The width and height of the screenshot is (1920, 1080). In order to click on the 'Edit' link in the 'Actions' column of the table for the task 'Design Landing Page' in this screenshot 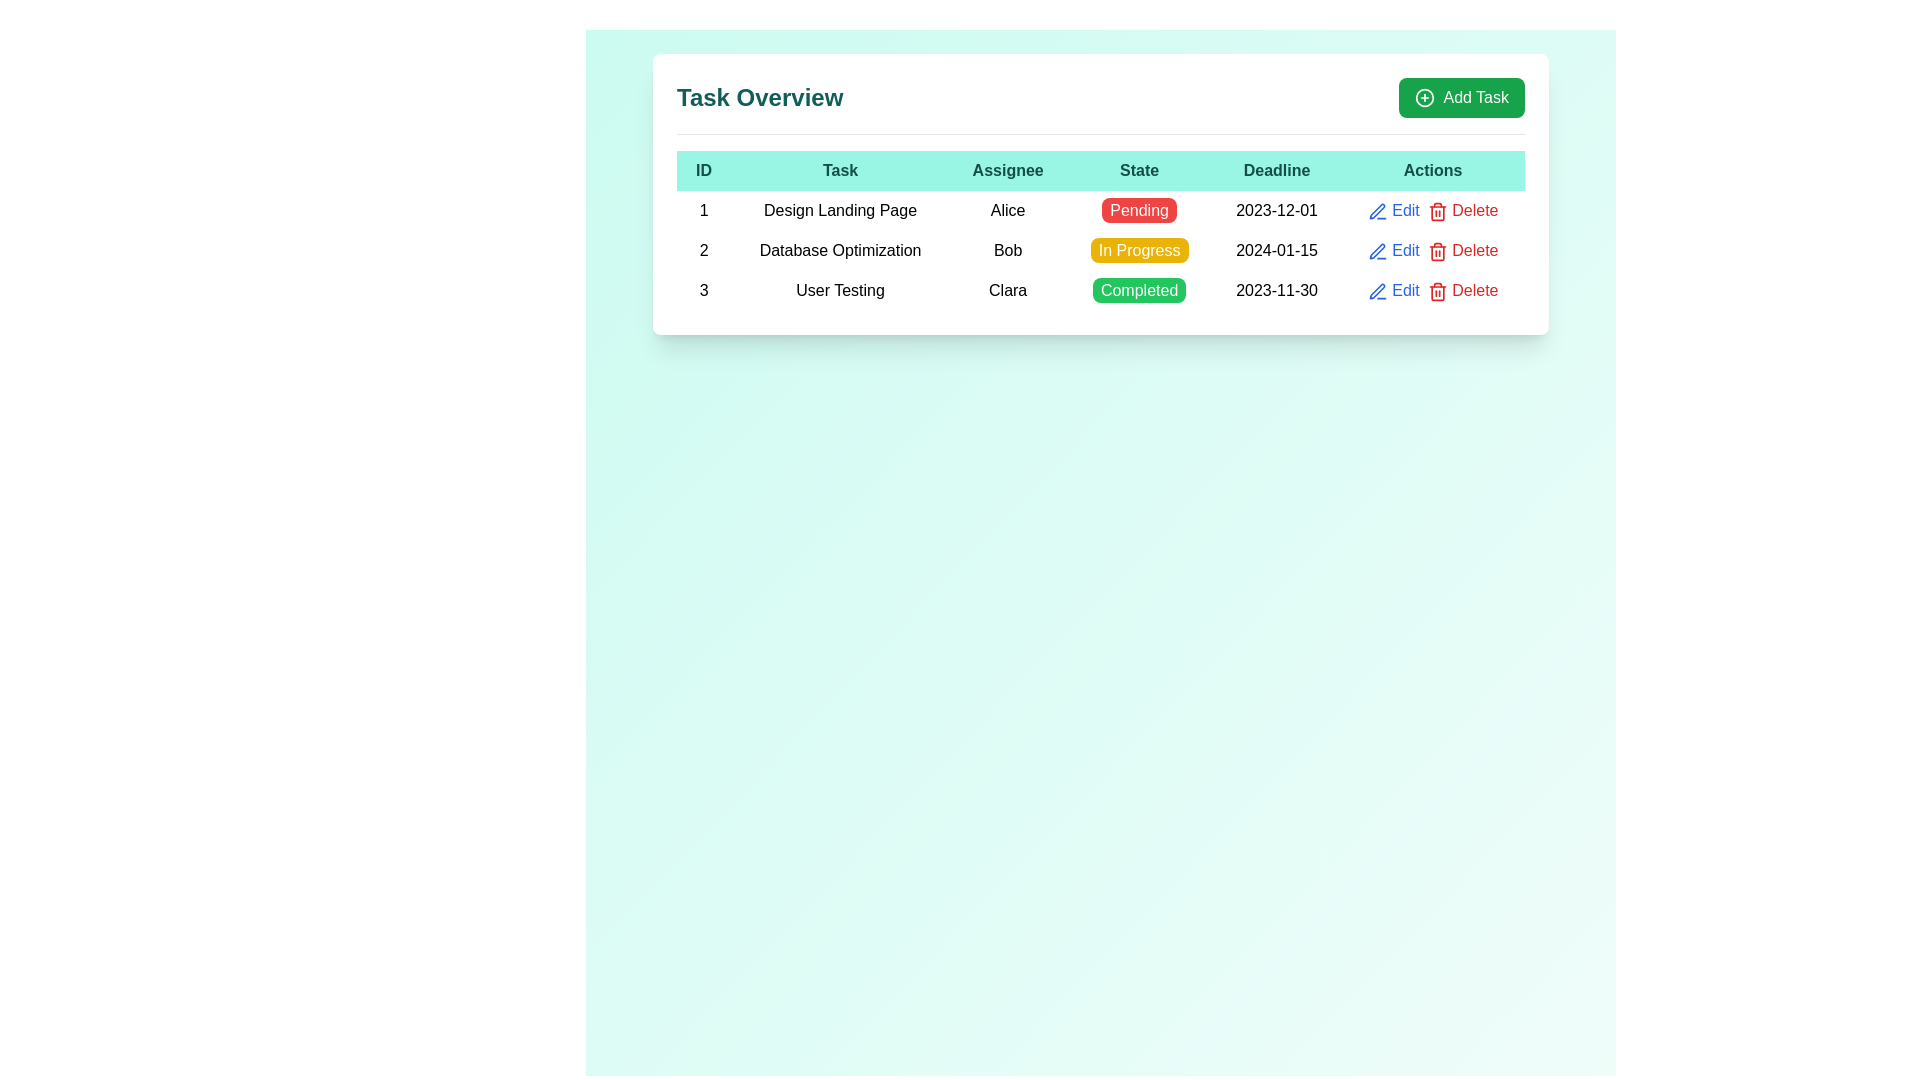, I will do `click(1392, 211)`.